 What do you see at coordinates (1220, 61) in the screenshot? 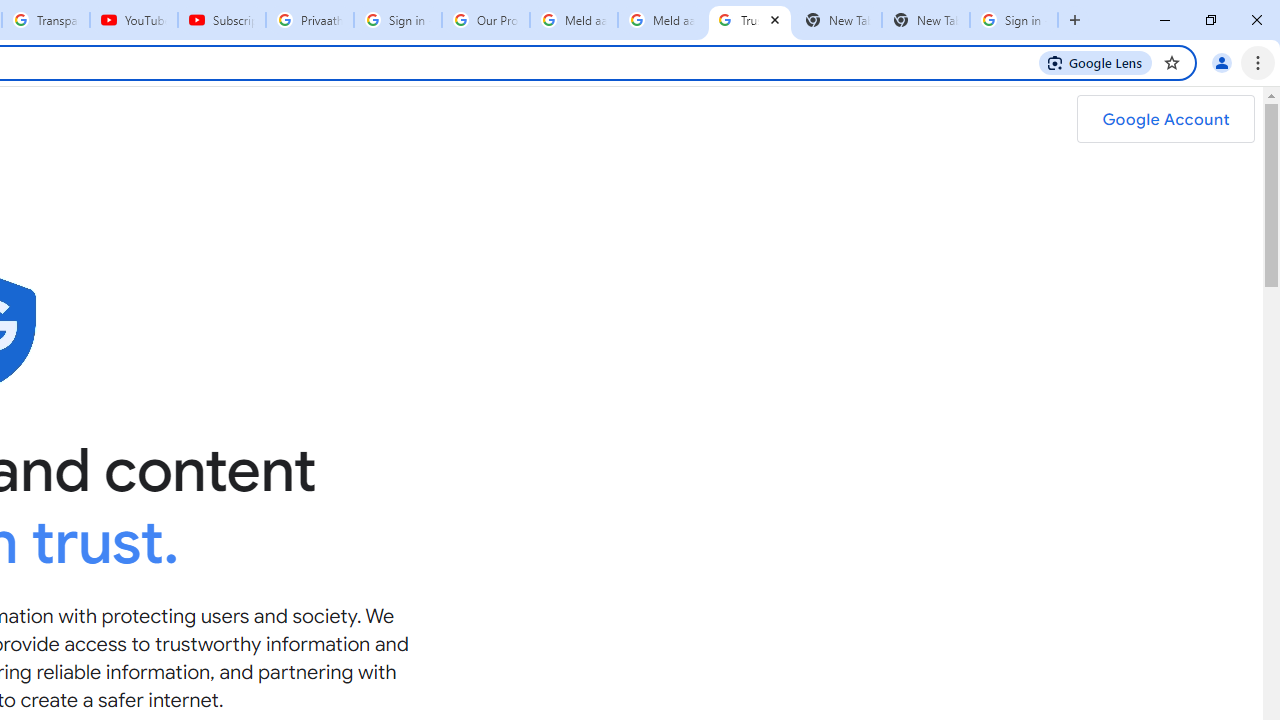
I see `'You'` at bounding box center [1220, 61].